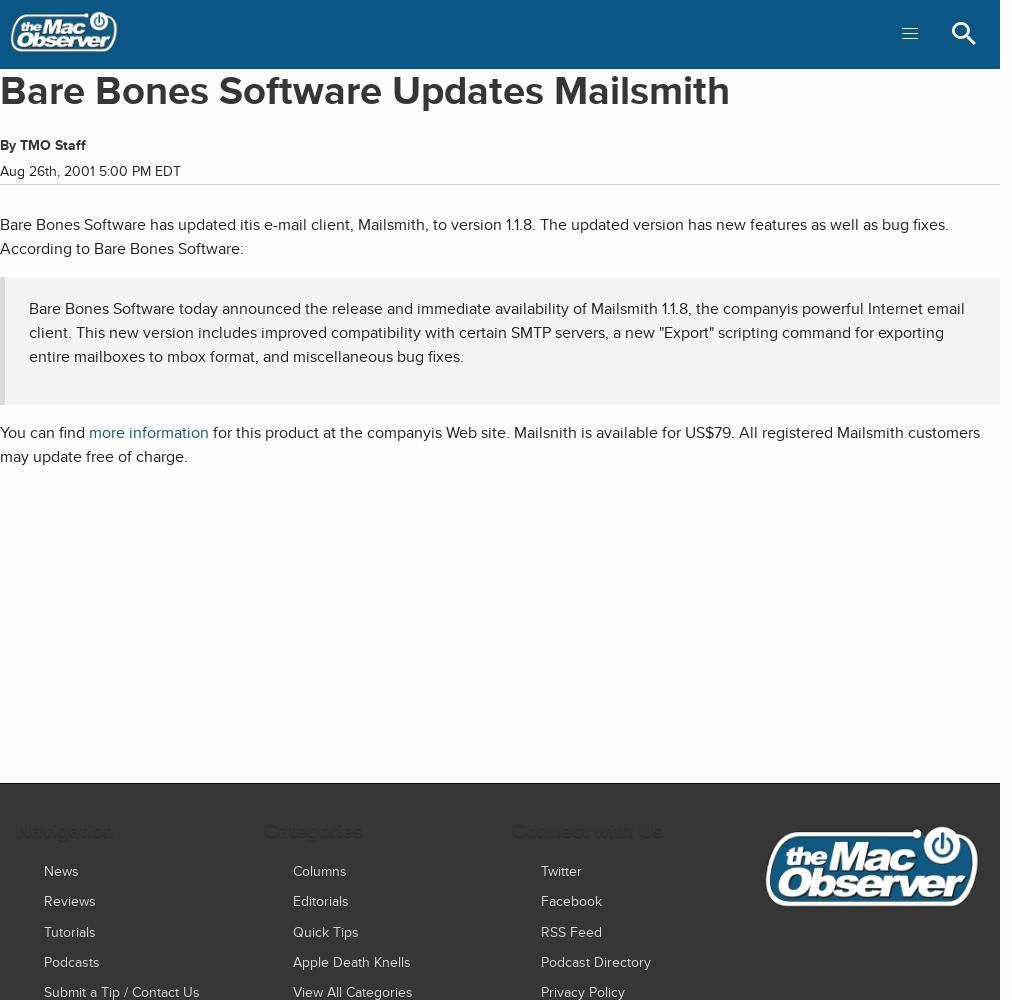  Describe the element at coordinates (311, 829) in the screenshot. I see `'Categories'` at that location.